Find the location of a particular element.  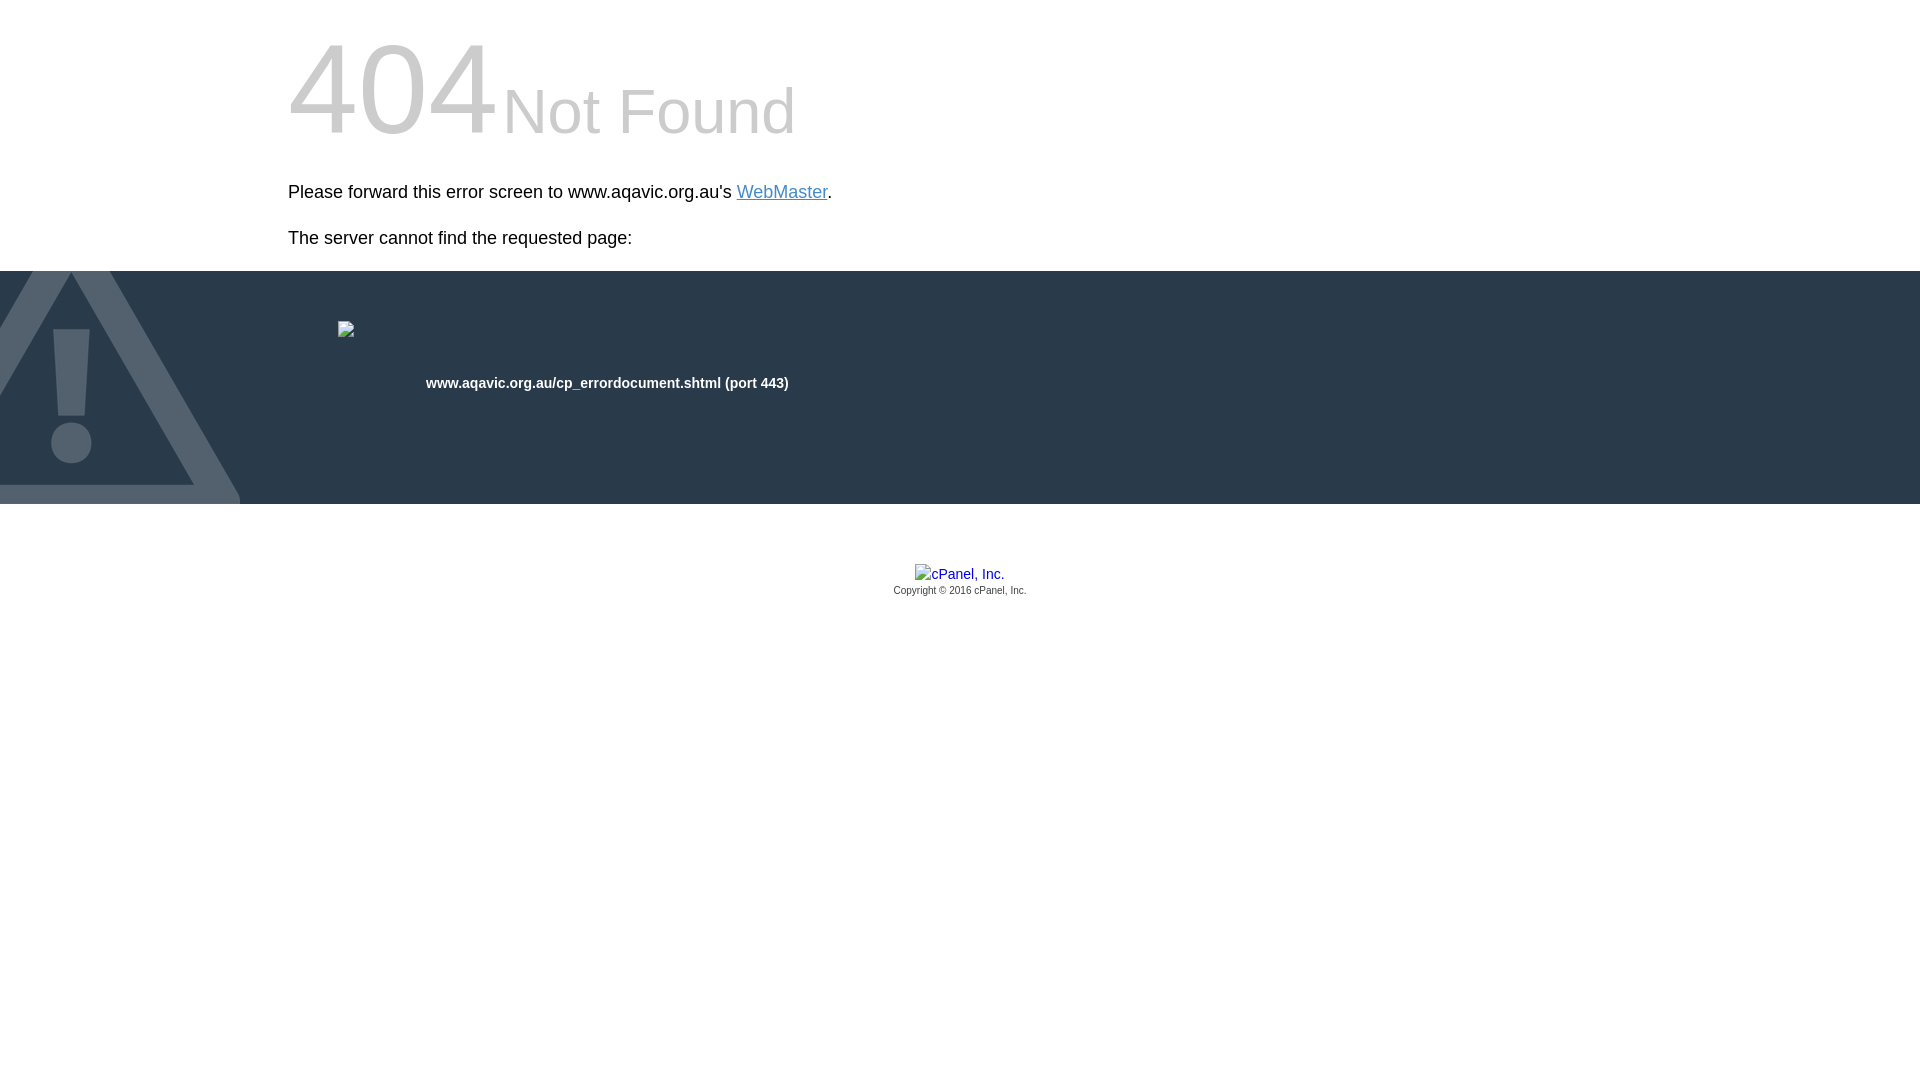

'WebMaster' is located at coordinates (736, 192).